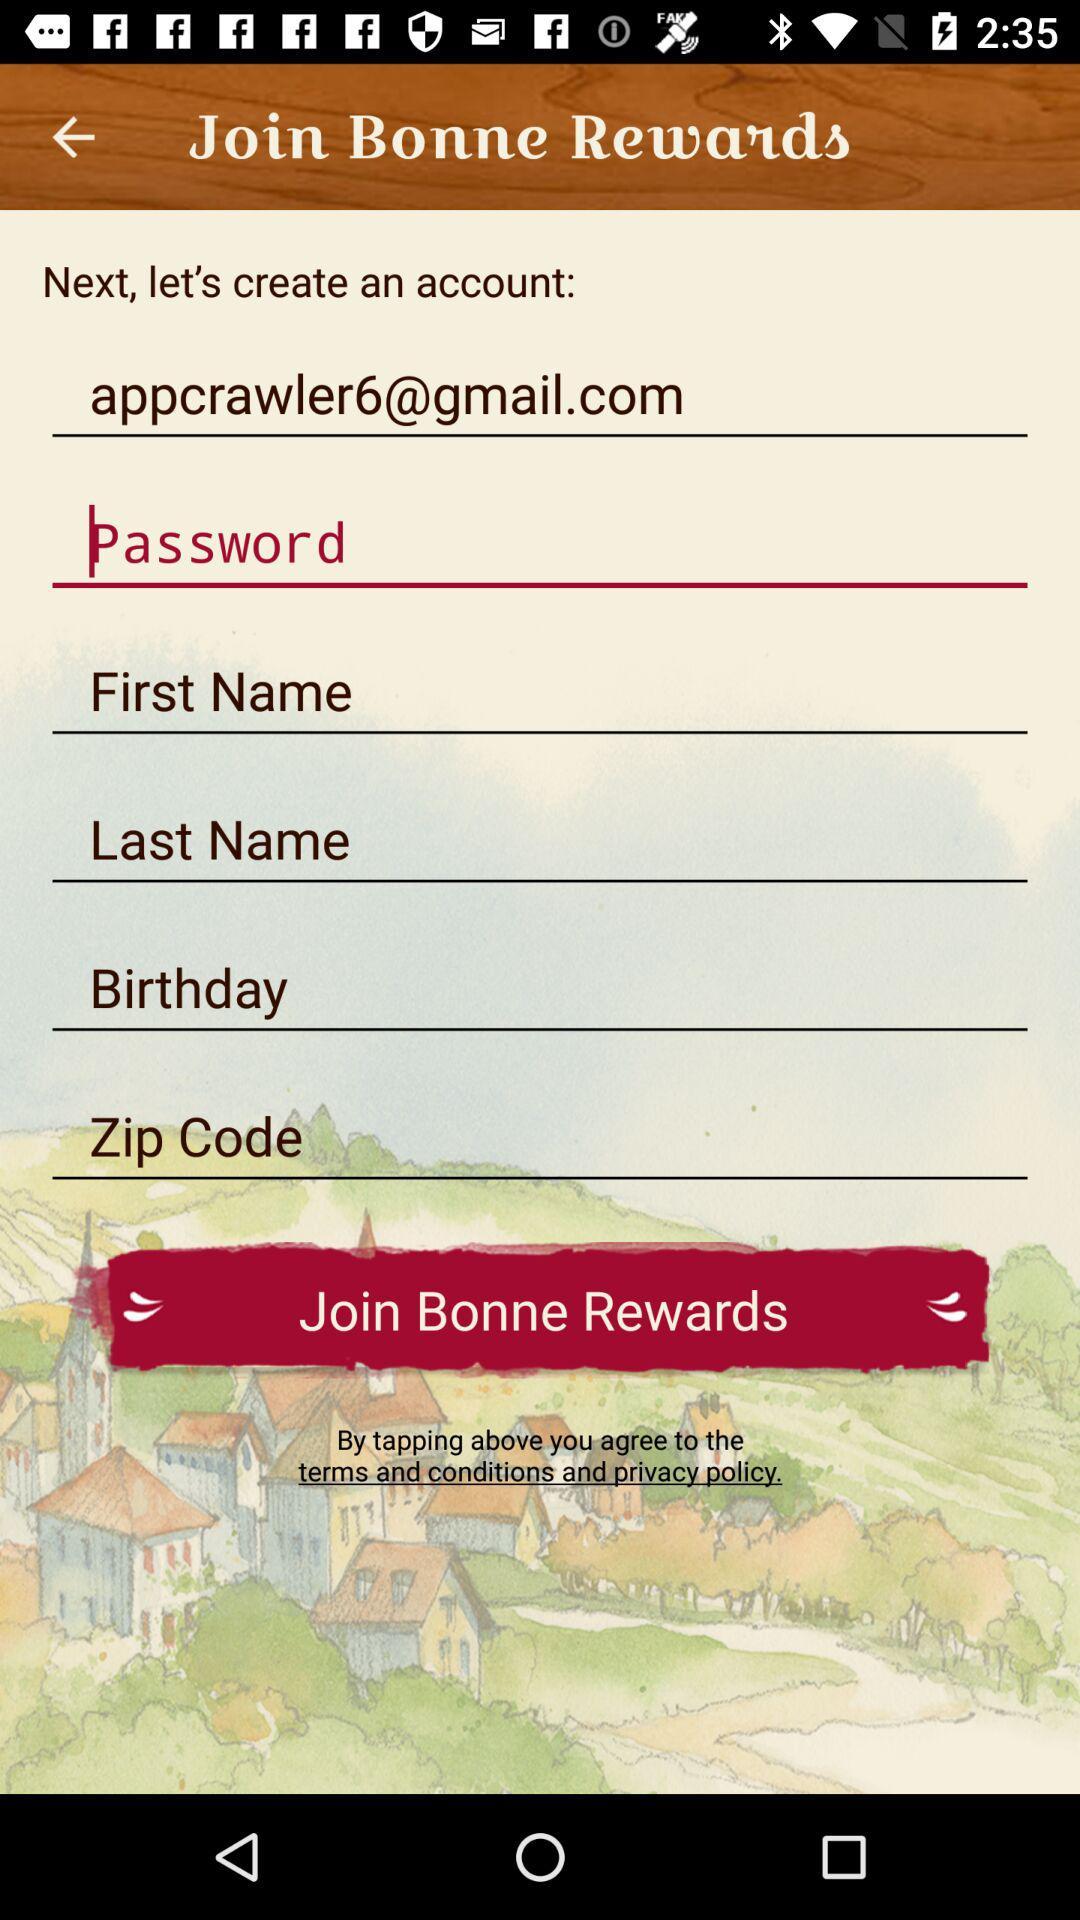 This screenshot has height=1920, width=1080. What do you see at coordinates (540, 542) in the screenshot?
I see `password field on sign up form` at bounding box center [540, 542].